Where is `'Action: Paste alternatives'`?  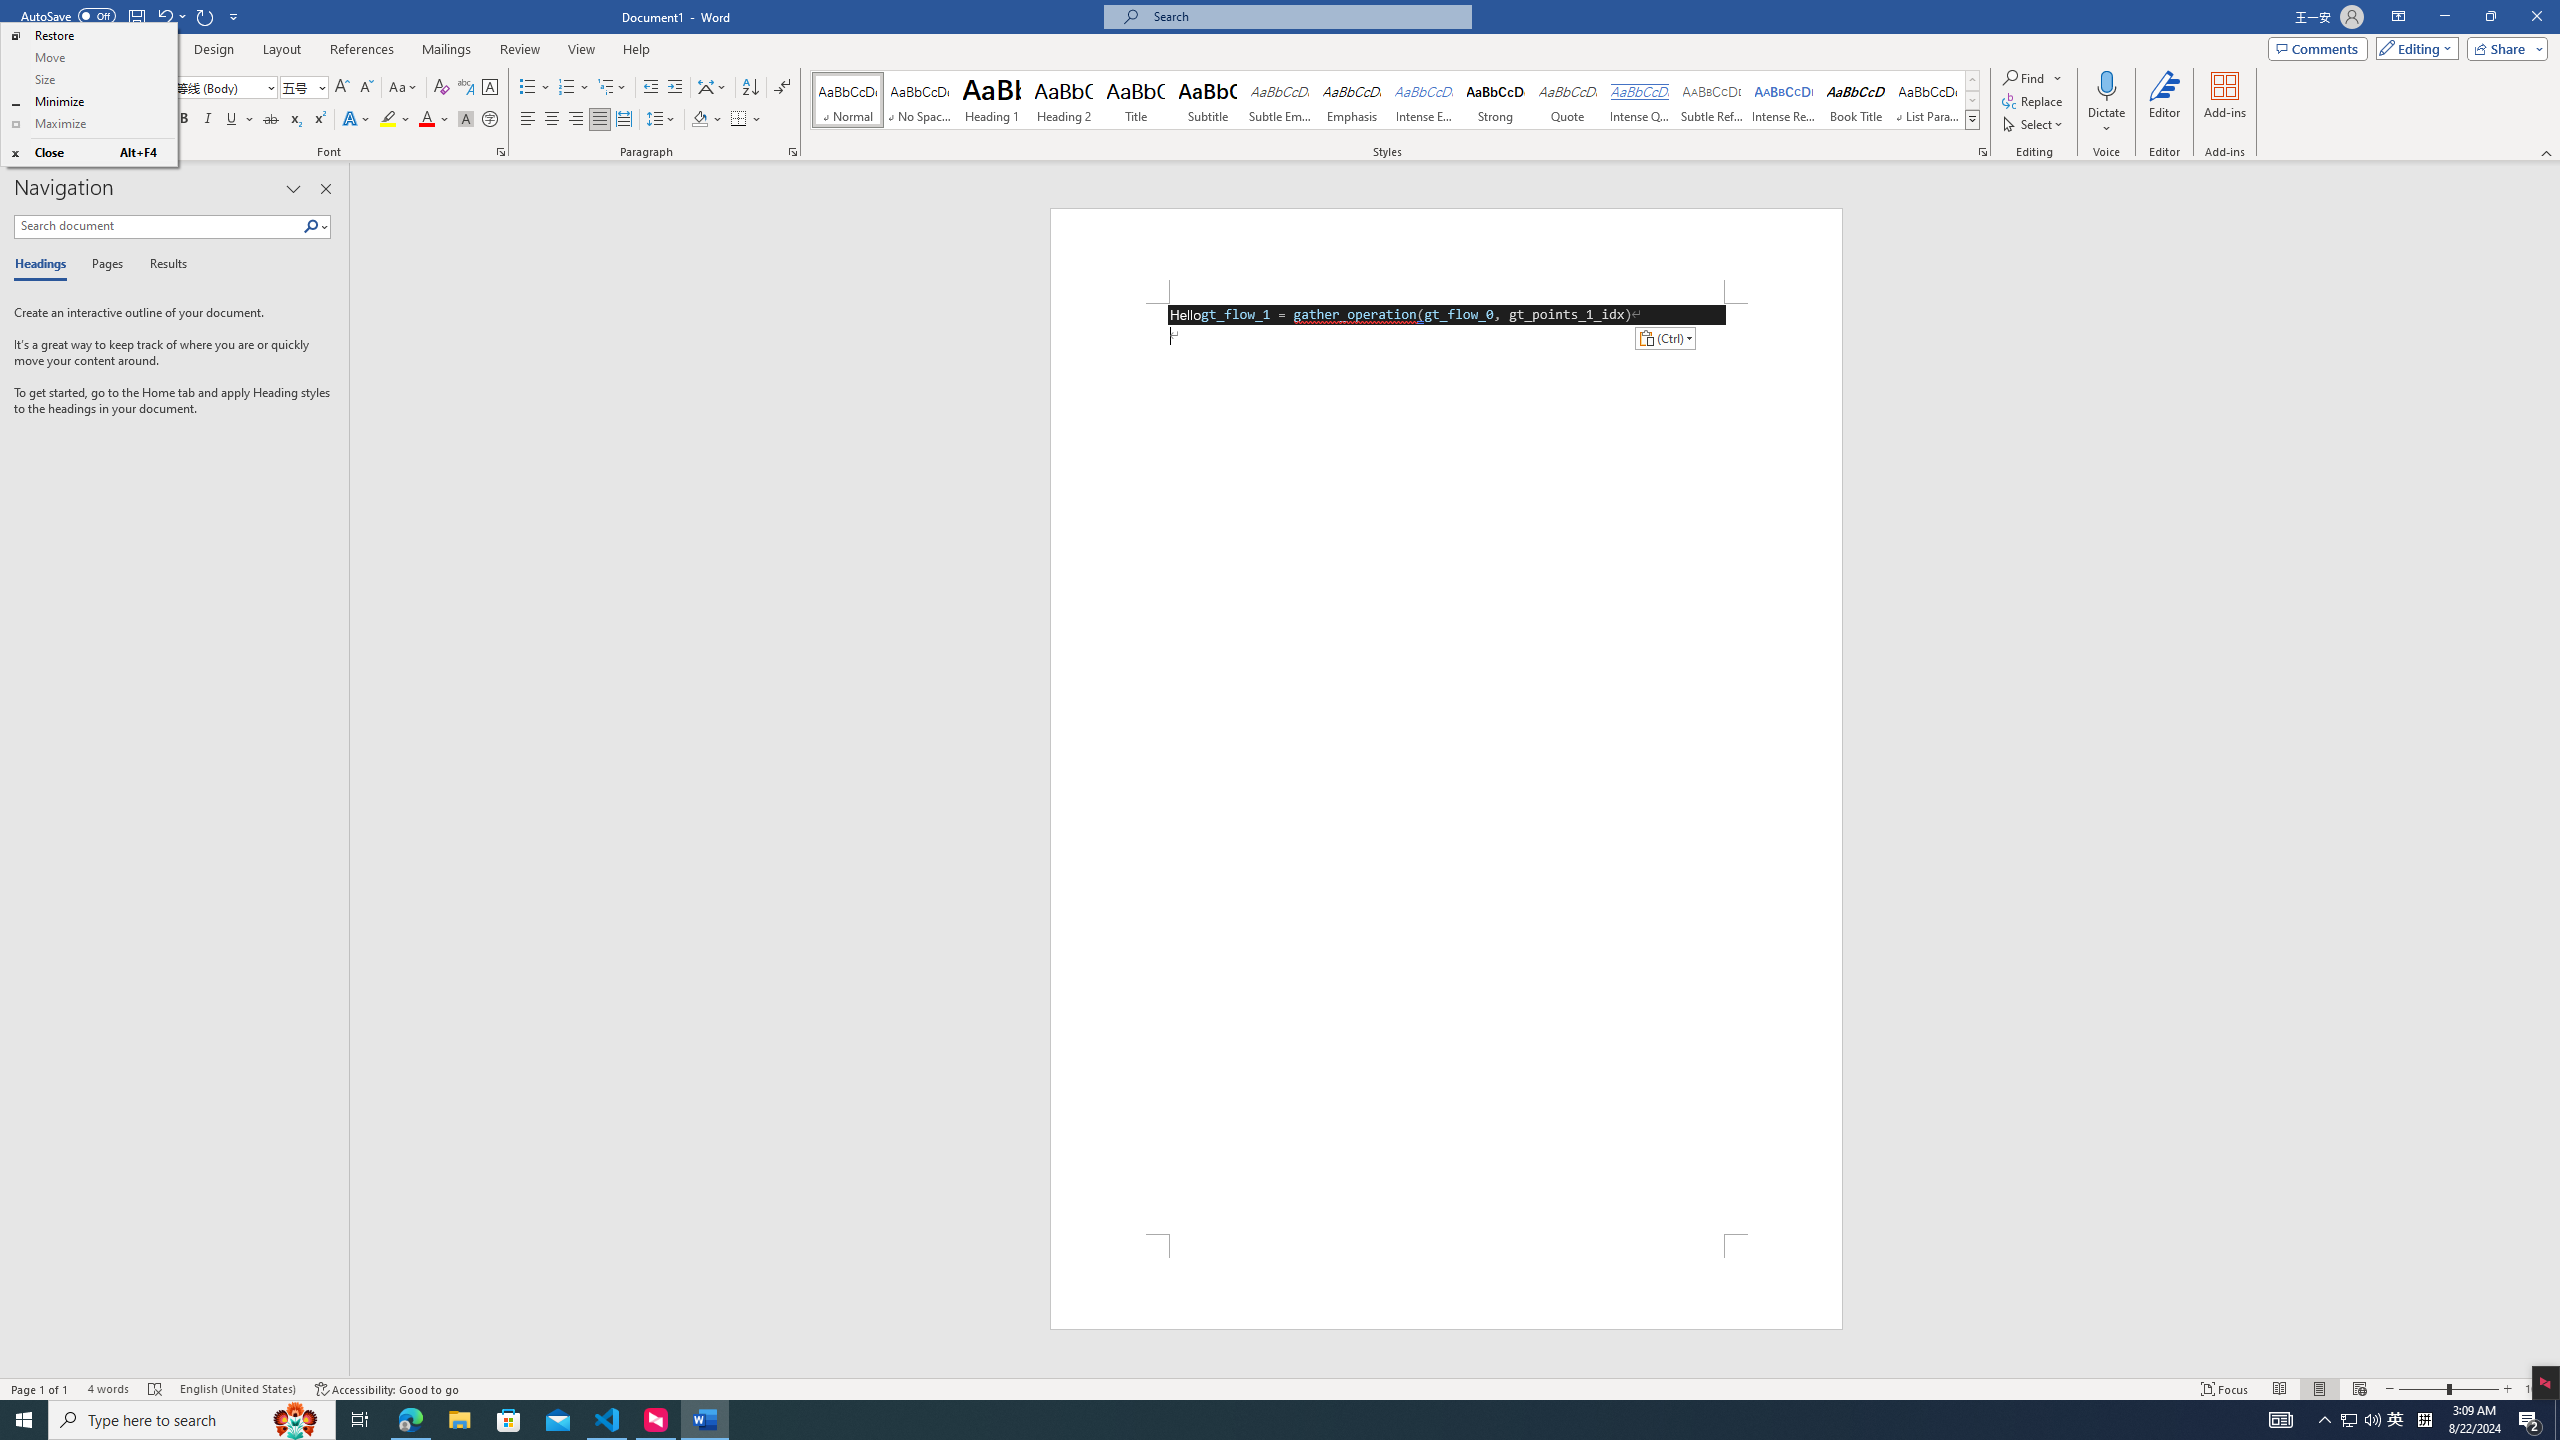
'Action: Paste alternatives' is located at coordinates (1664, 337).